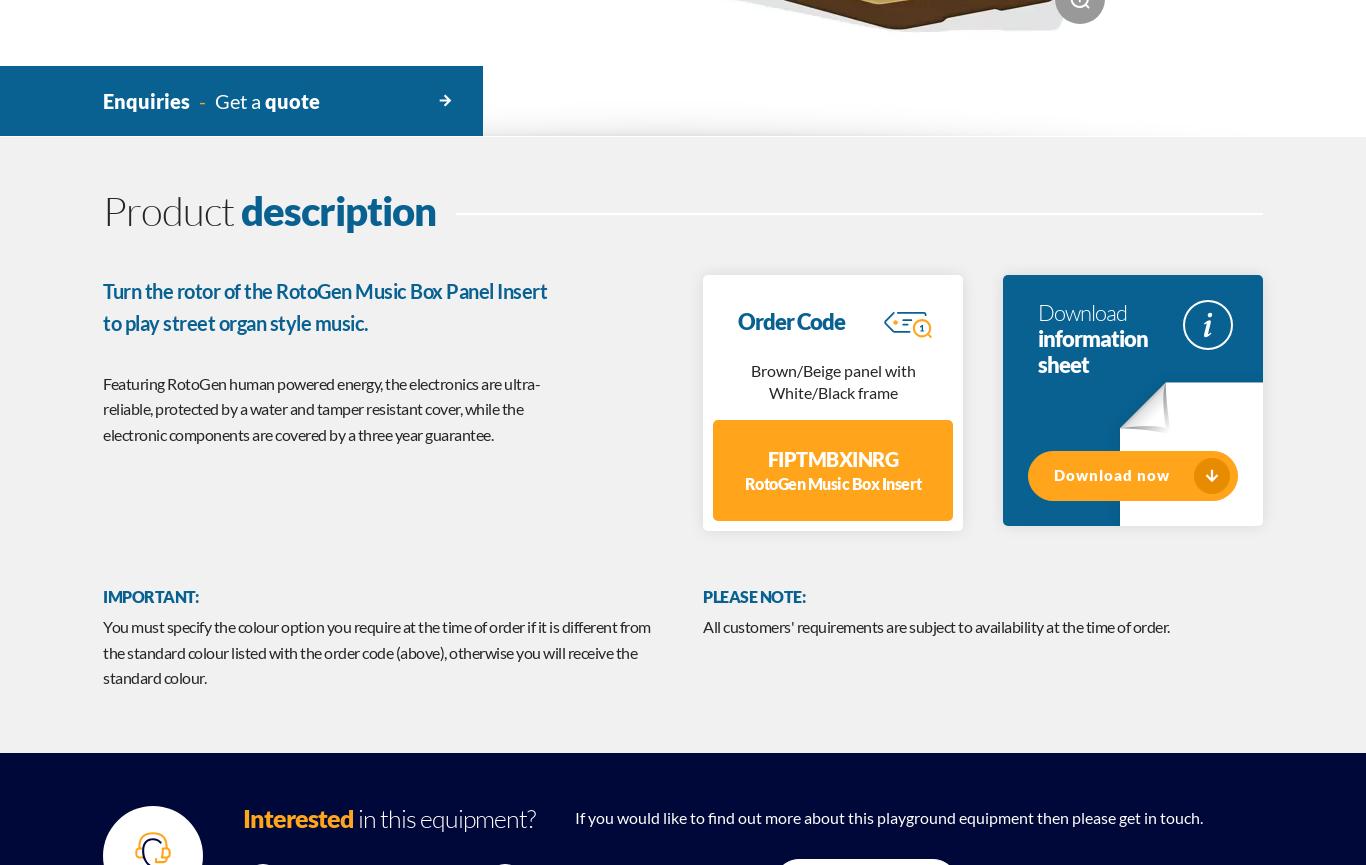  Describe the element at coordinates (338, 209) in the screenshot. I see `'description'` at that location.